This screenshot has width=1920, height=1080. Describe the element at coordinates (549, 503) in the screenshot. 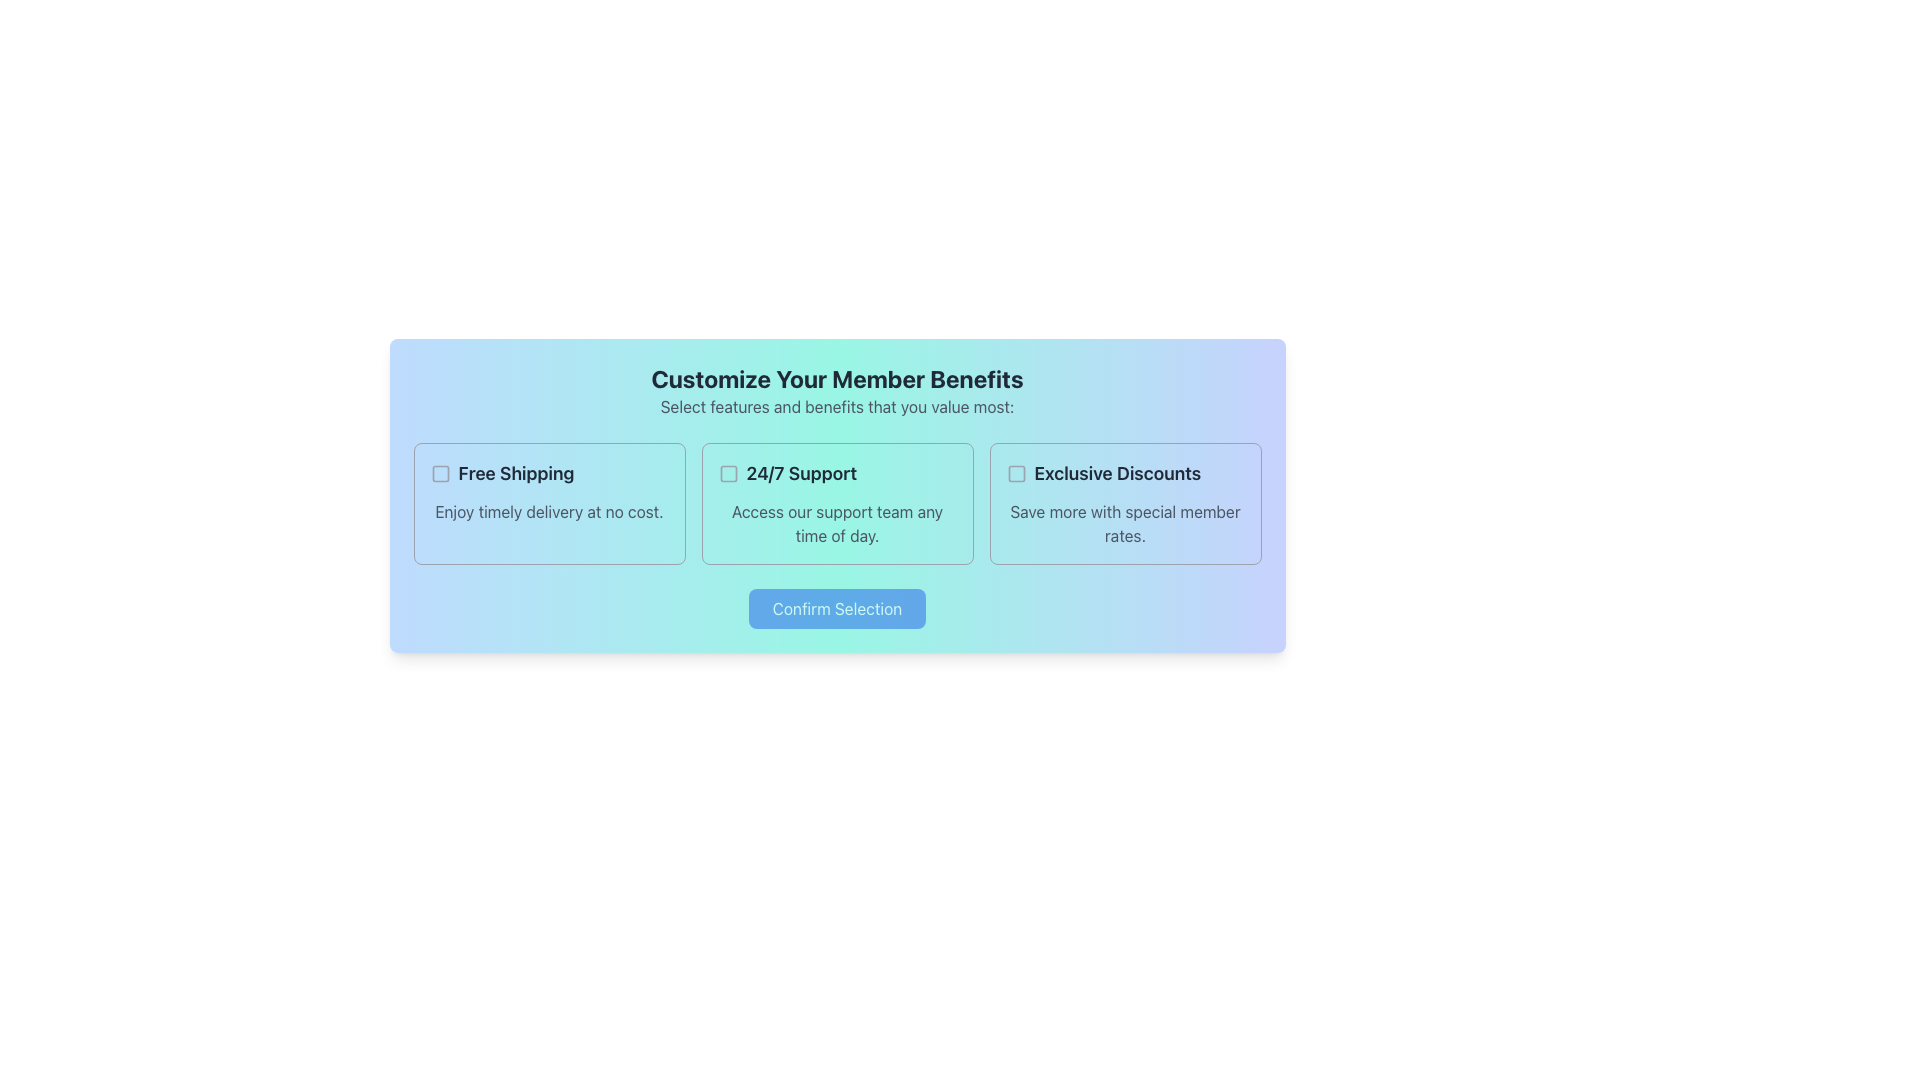

I see `the rectangular card labeled 'Free Shipping' that contains a checkbox and a subtitle, located in the first column of the grid layout` at that location.